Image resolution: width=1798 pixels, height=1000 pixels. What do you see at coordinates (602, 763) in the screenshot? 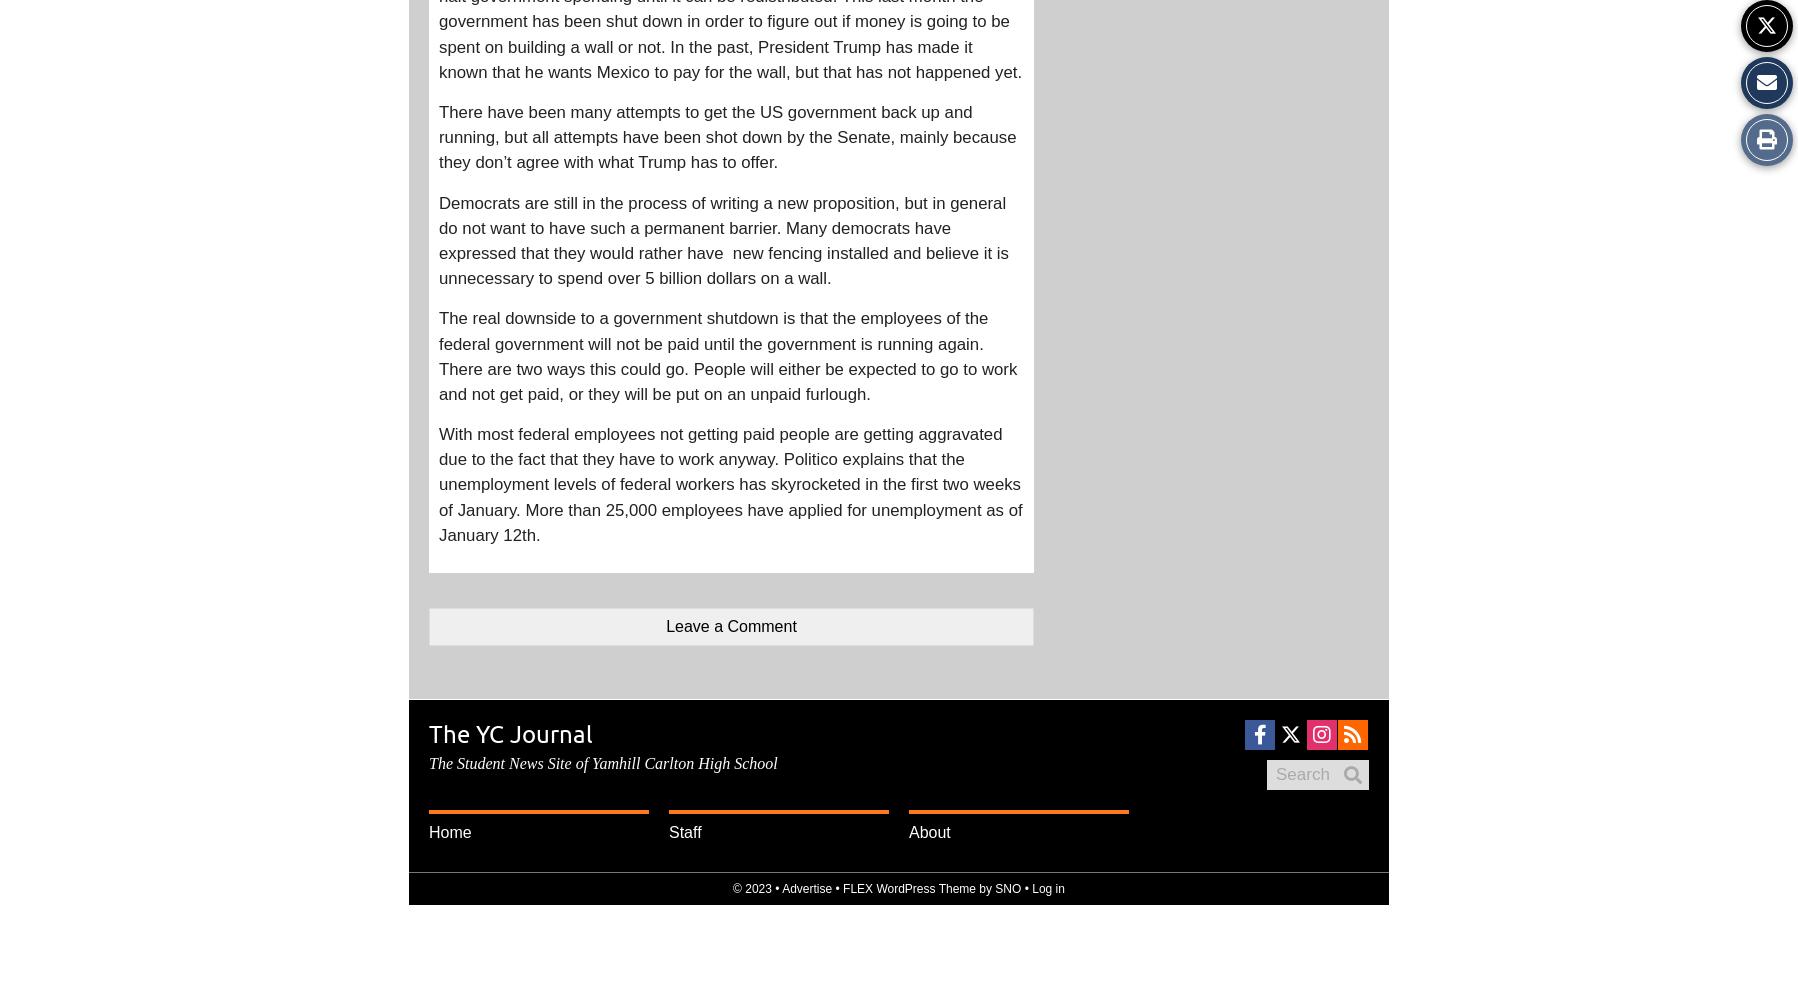
I see `'The Student News Site of Yamhill Carlton High School'` at bounding box center [602, 763].